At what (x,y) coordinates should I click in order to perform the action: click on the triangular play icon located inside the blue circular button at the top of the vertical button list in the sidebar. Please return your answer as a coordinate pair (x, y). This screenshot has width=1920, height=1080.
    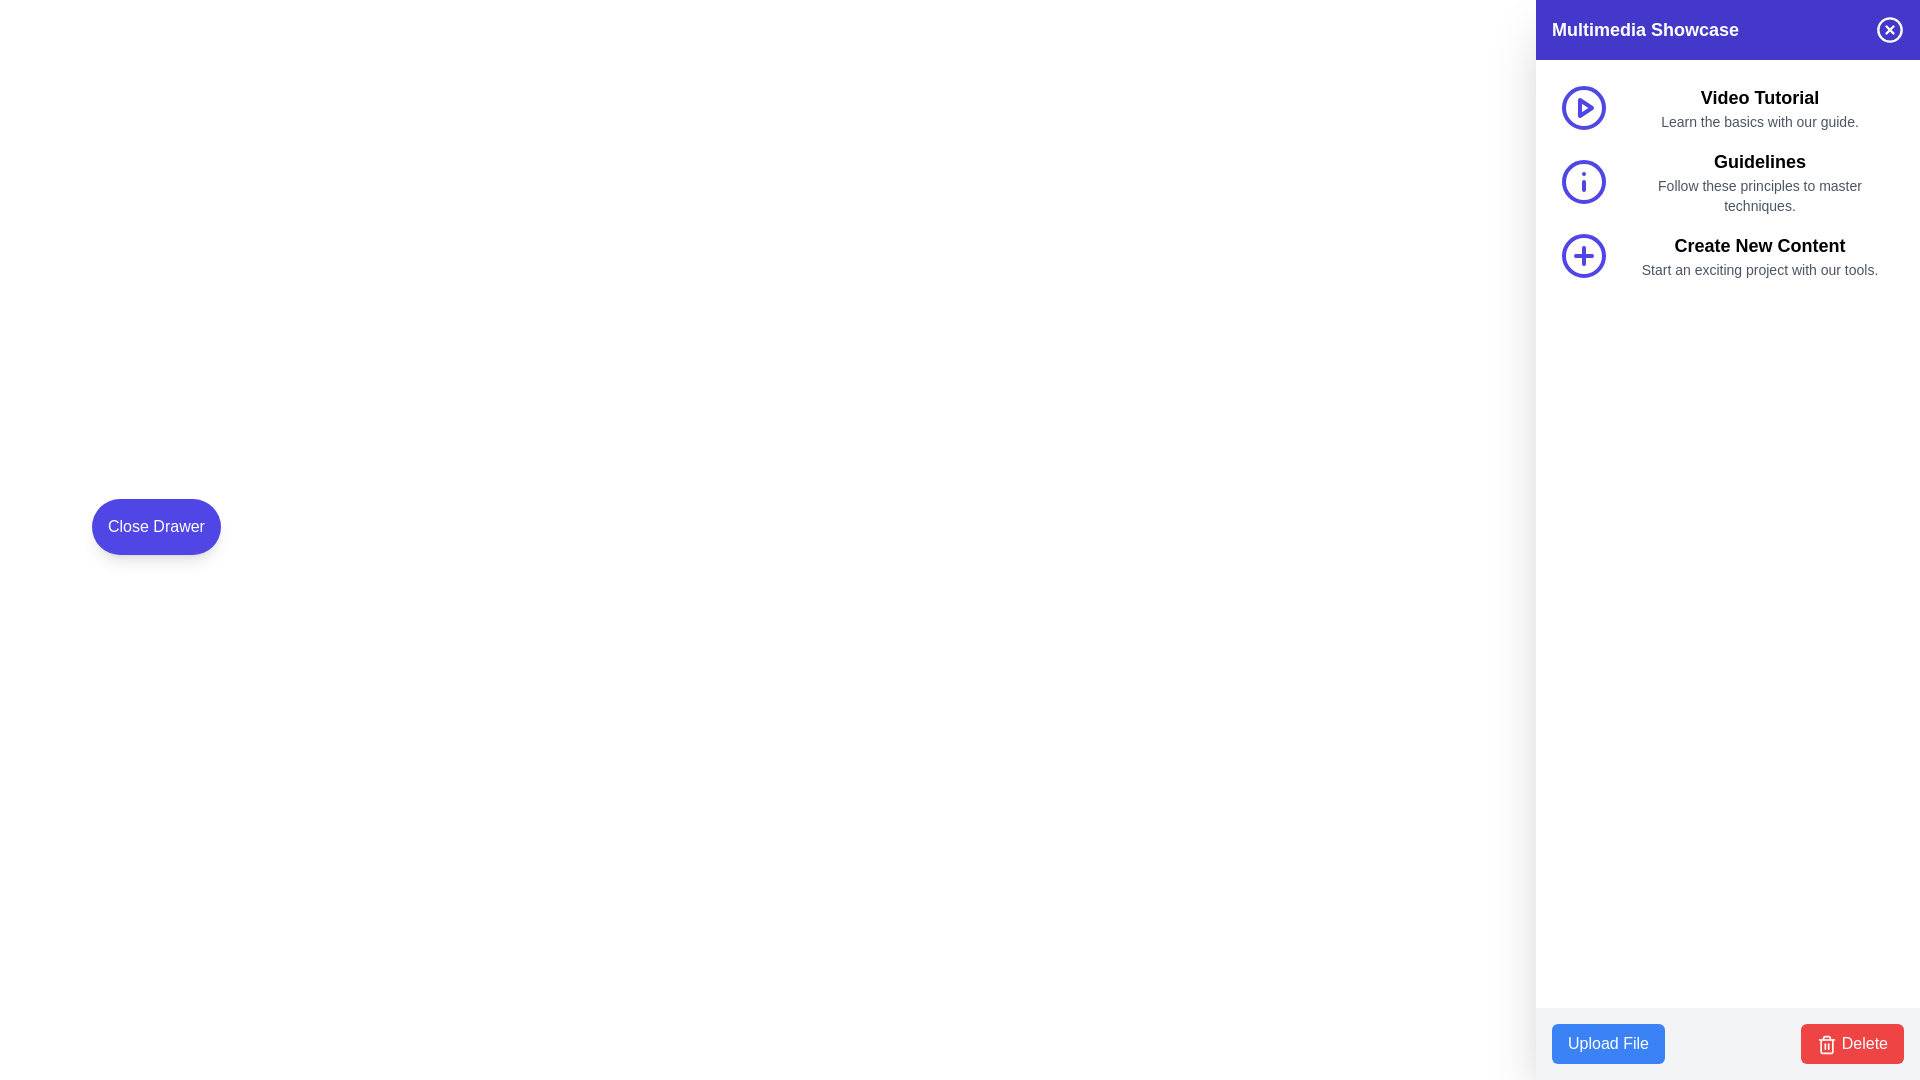
    Looking at the image, I should click on (1584, 108).